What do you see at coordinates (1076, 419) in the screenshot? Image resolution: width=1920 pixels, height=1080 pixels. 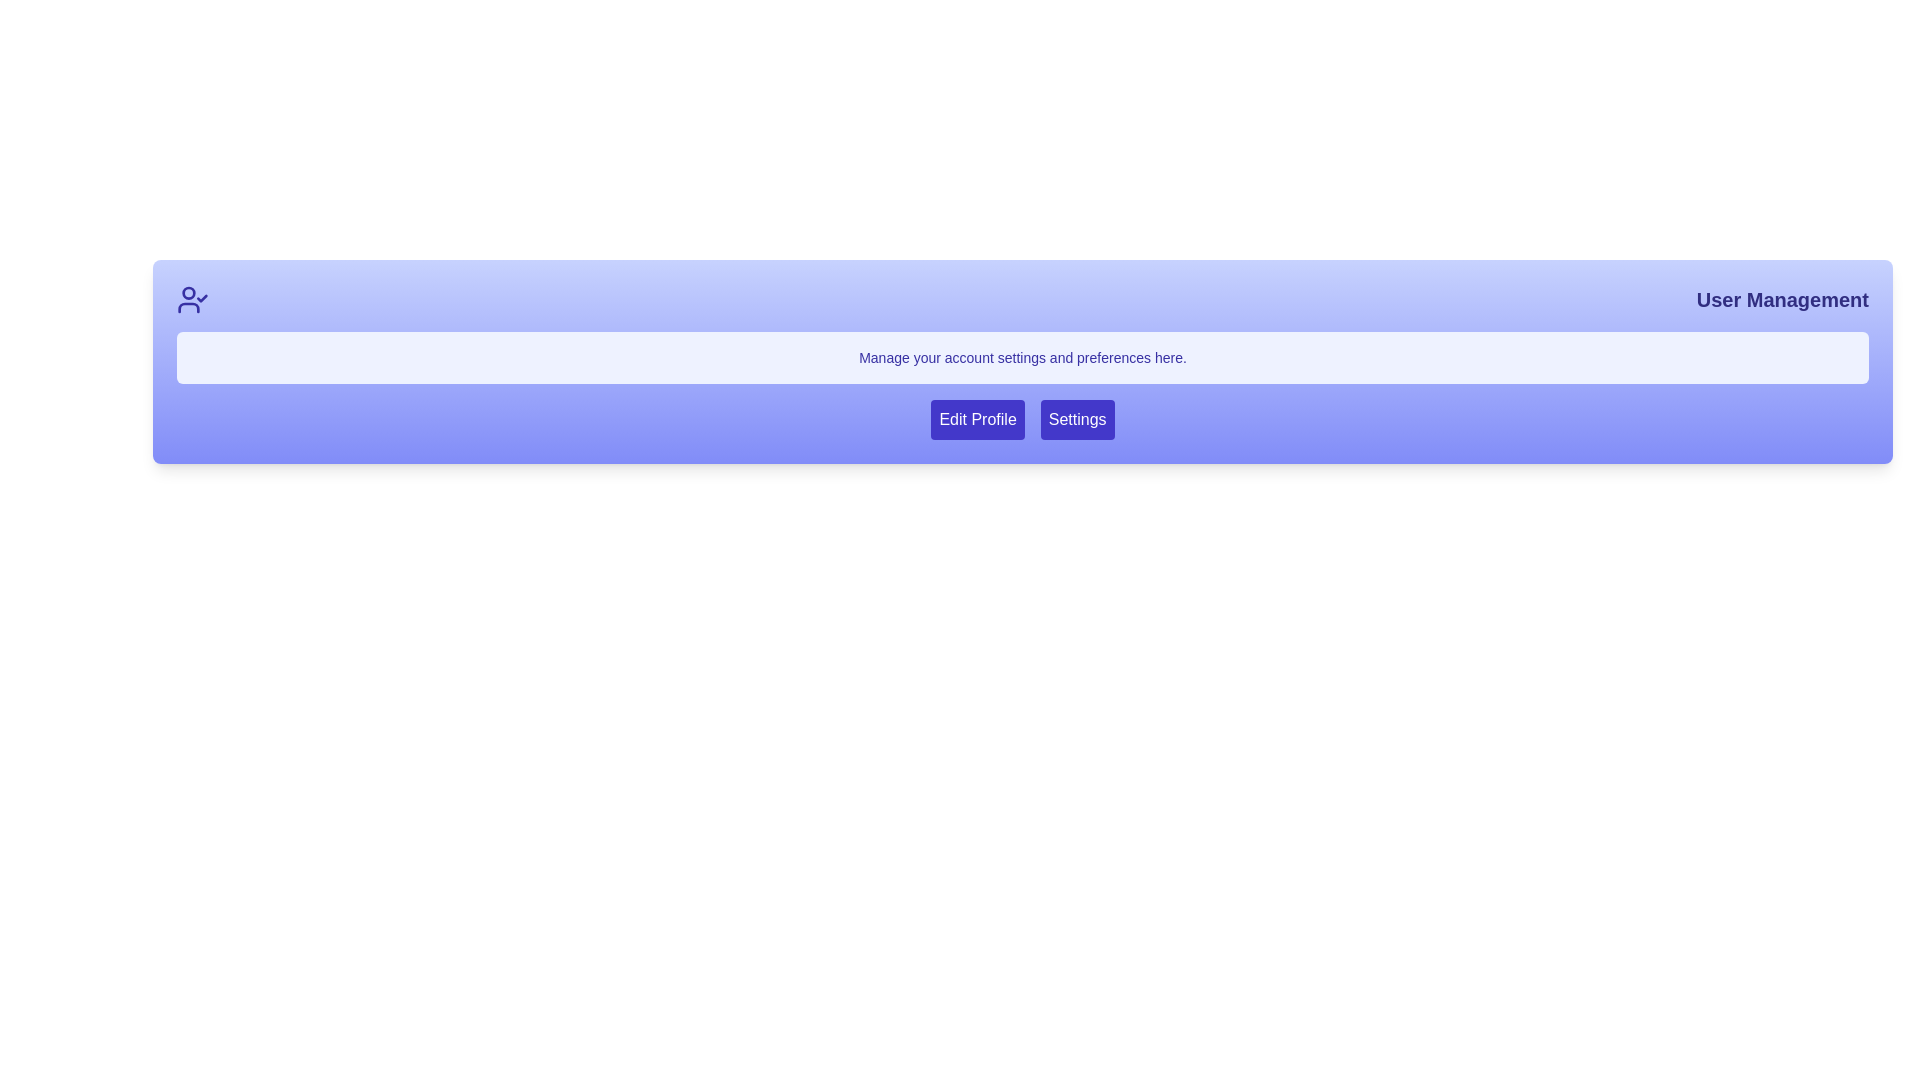 I see `the 'Settings' button, which is the second and rightmost button in a horizontal layout` at bounding box center [1076, 419].